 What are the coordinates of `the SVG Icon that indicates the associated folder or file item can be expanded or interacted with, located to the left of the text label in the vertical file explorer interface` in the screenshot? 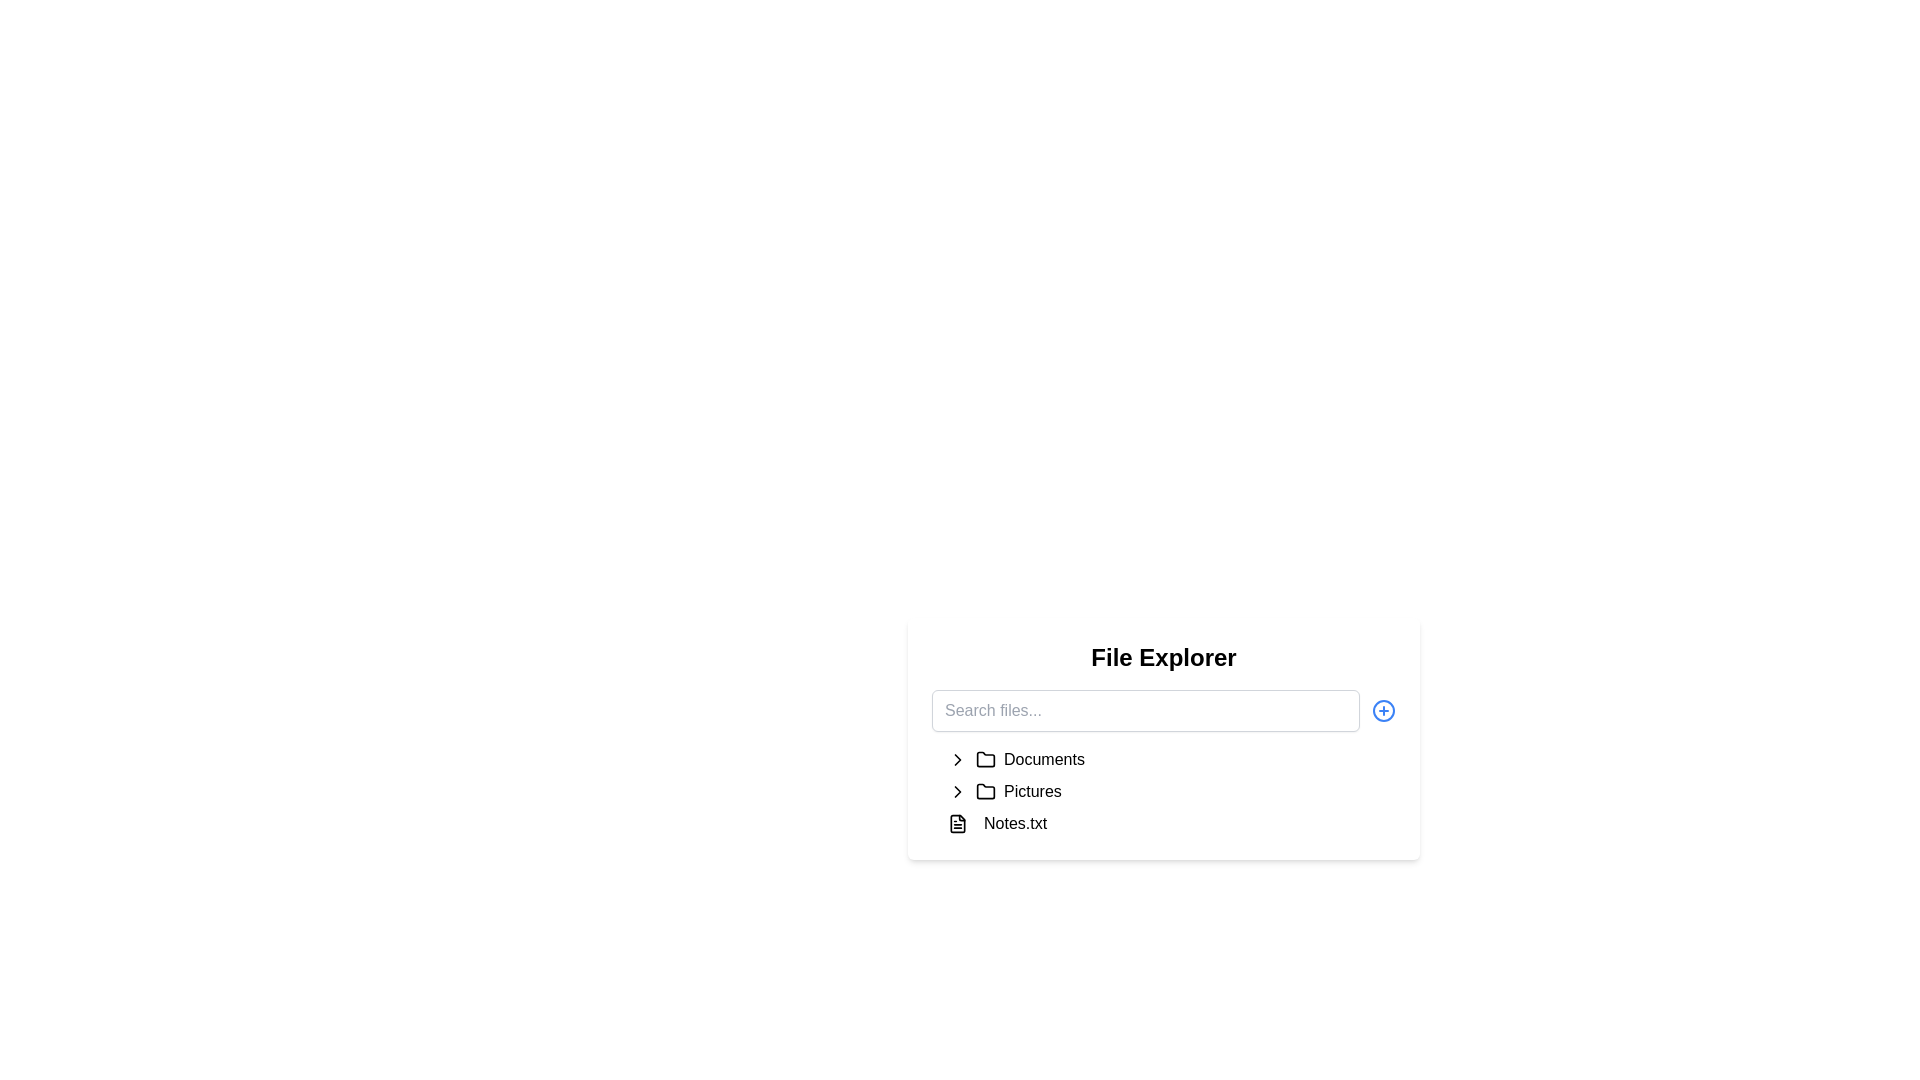 It's located at (957, 790).